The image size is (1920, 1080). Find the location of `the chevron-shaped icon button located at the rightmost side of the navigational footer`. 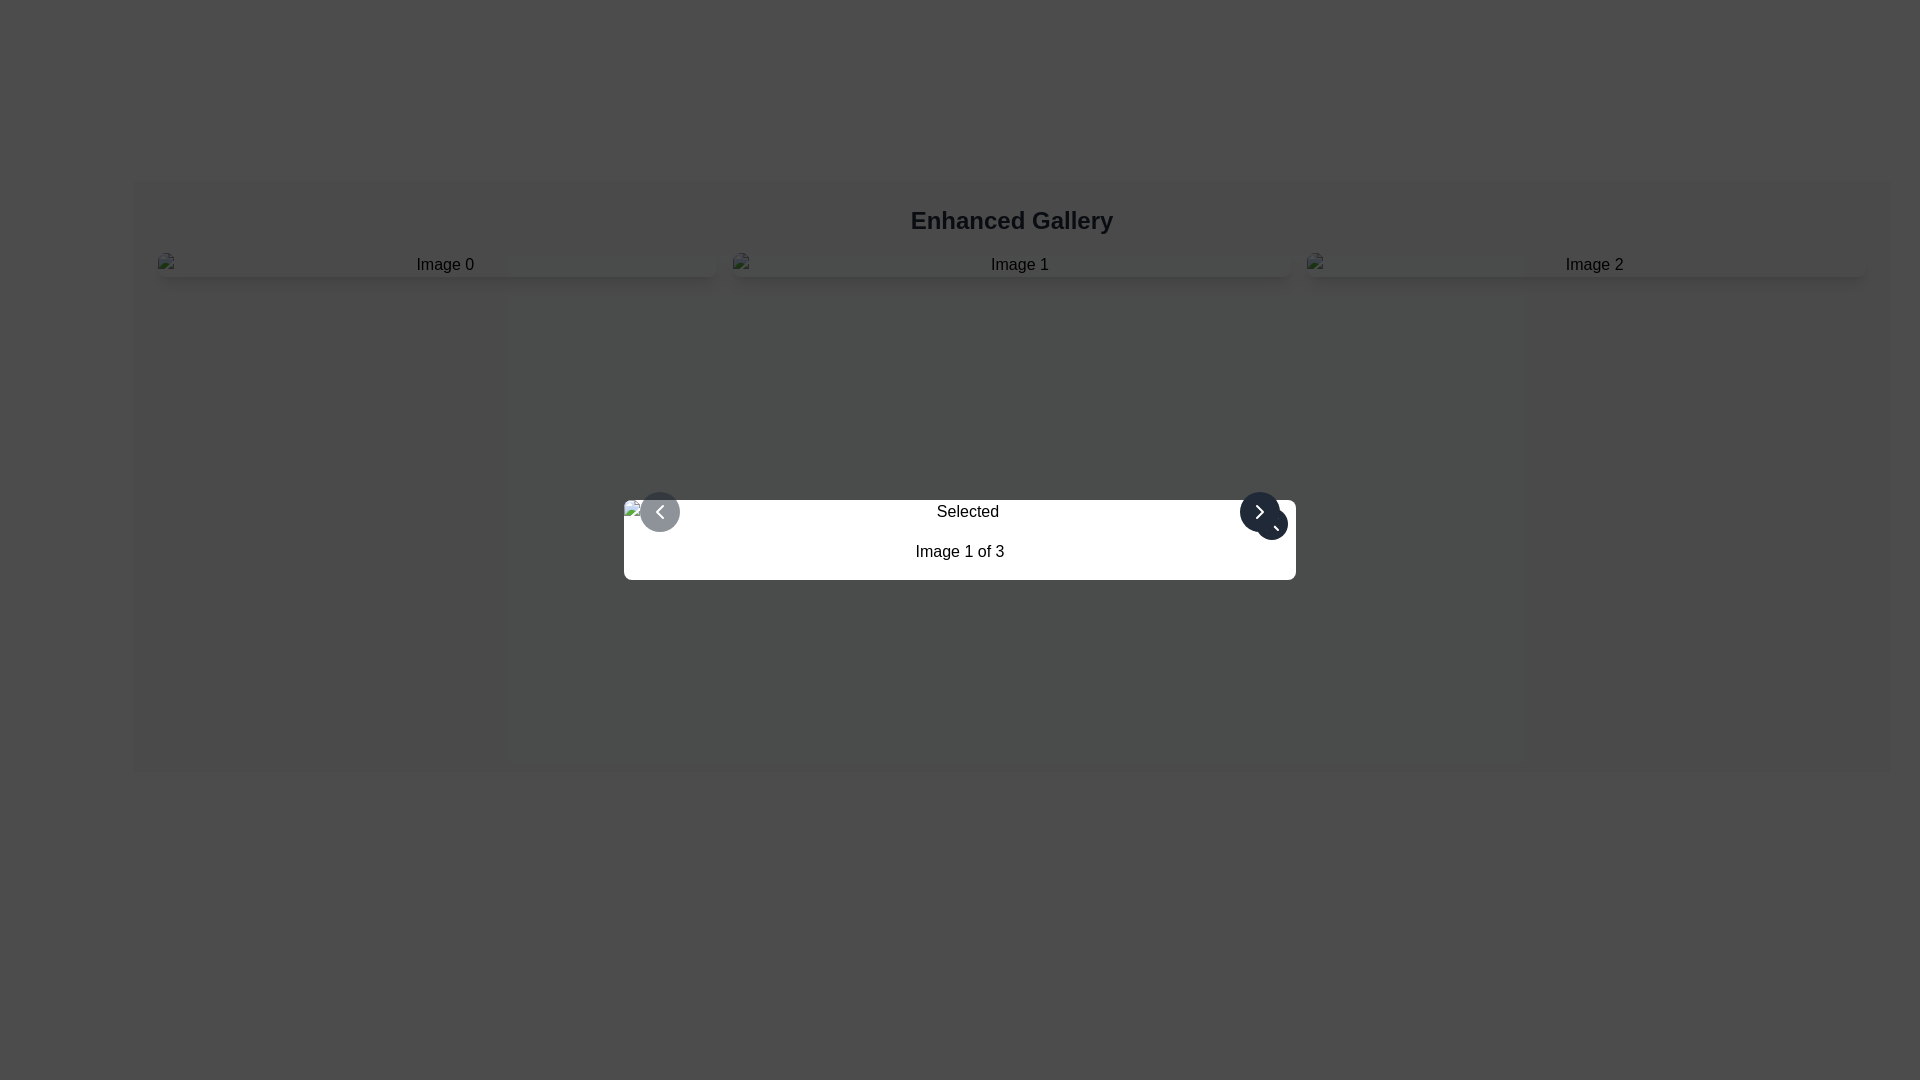

the chevron-shaped icon button located at the rightmost side of the navigational footer is located at coordinates (1258, 511).